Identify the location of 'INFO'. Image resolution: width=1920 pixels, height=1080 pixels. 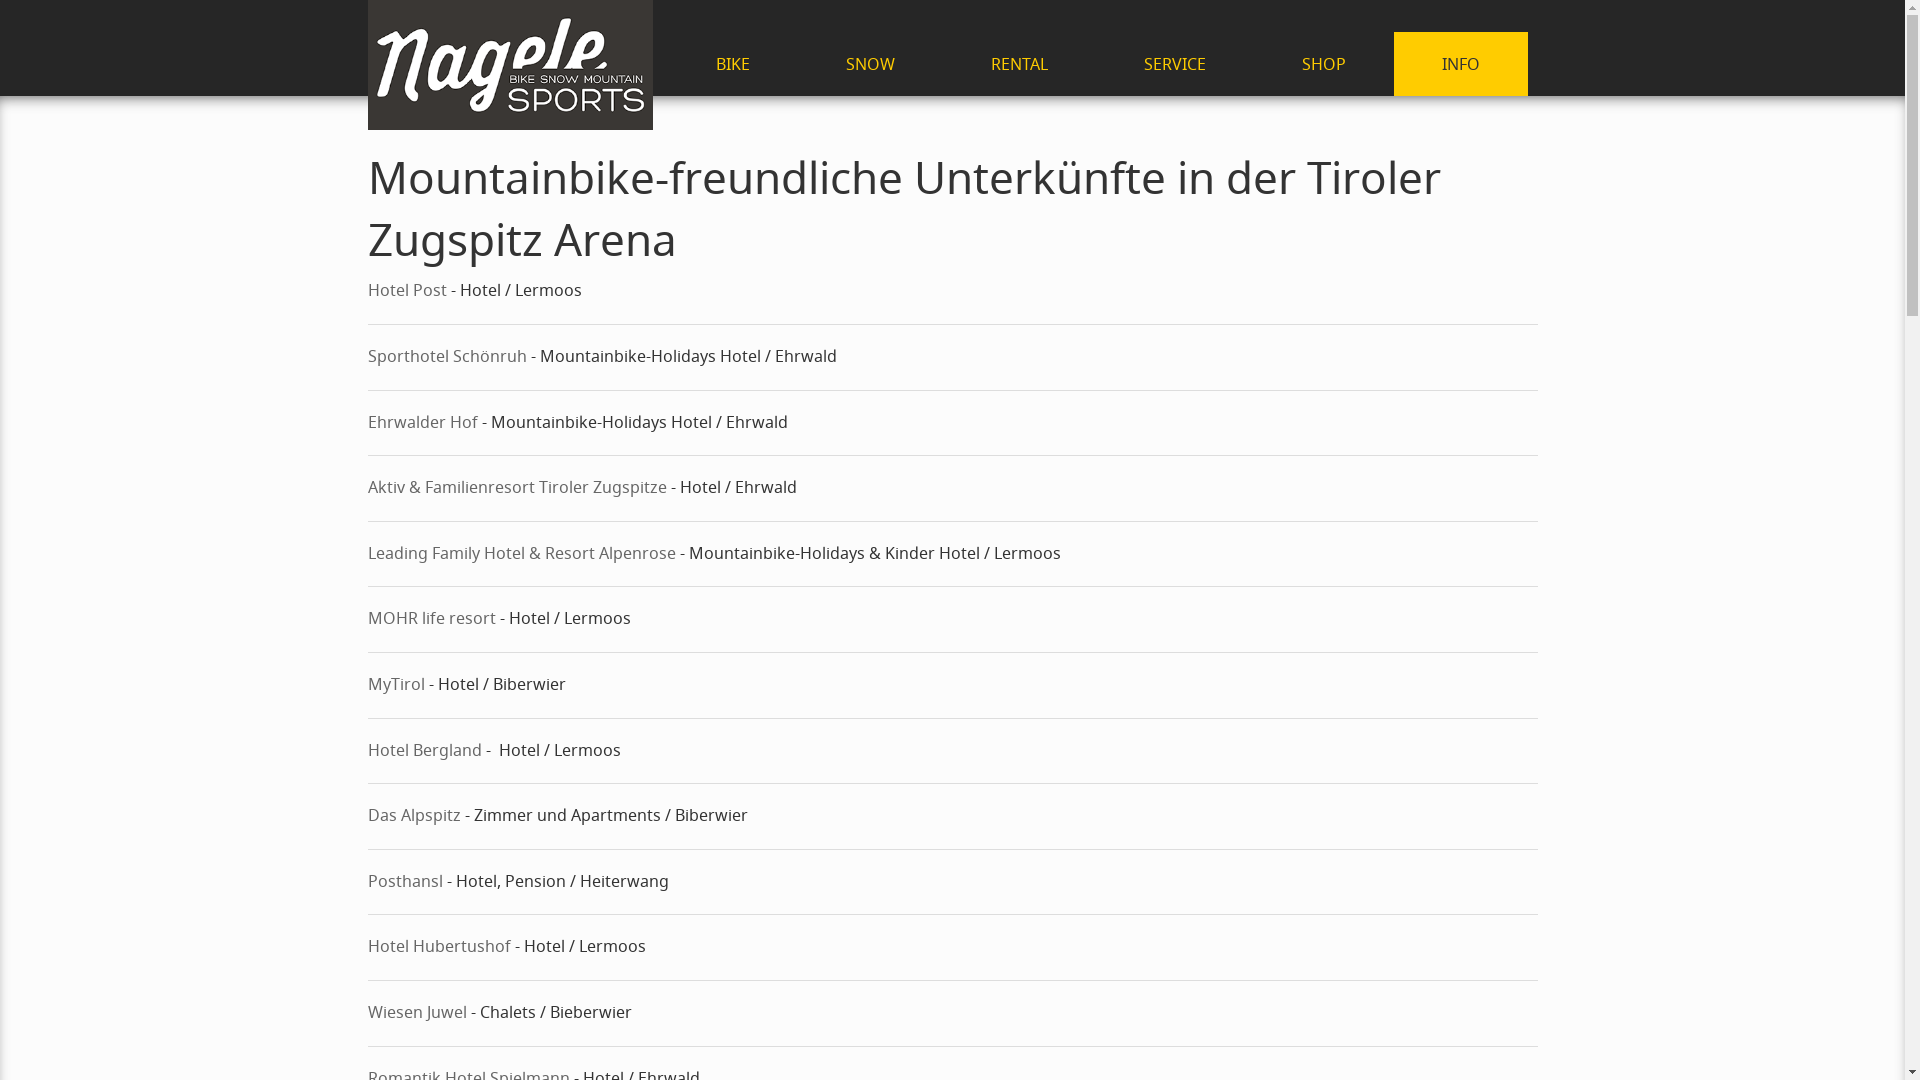
(1460, 63).